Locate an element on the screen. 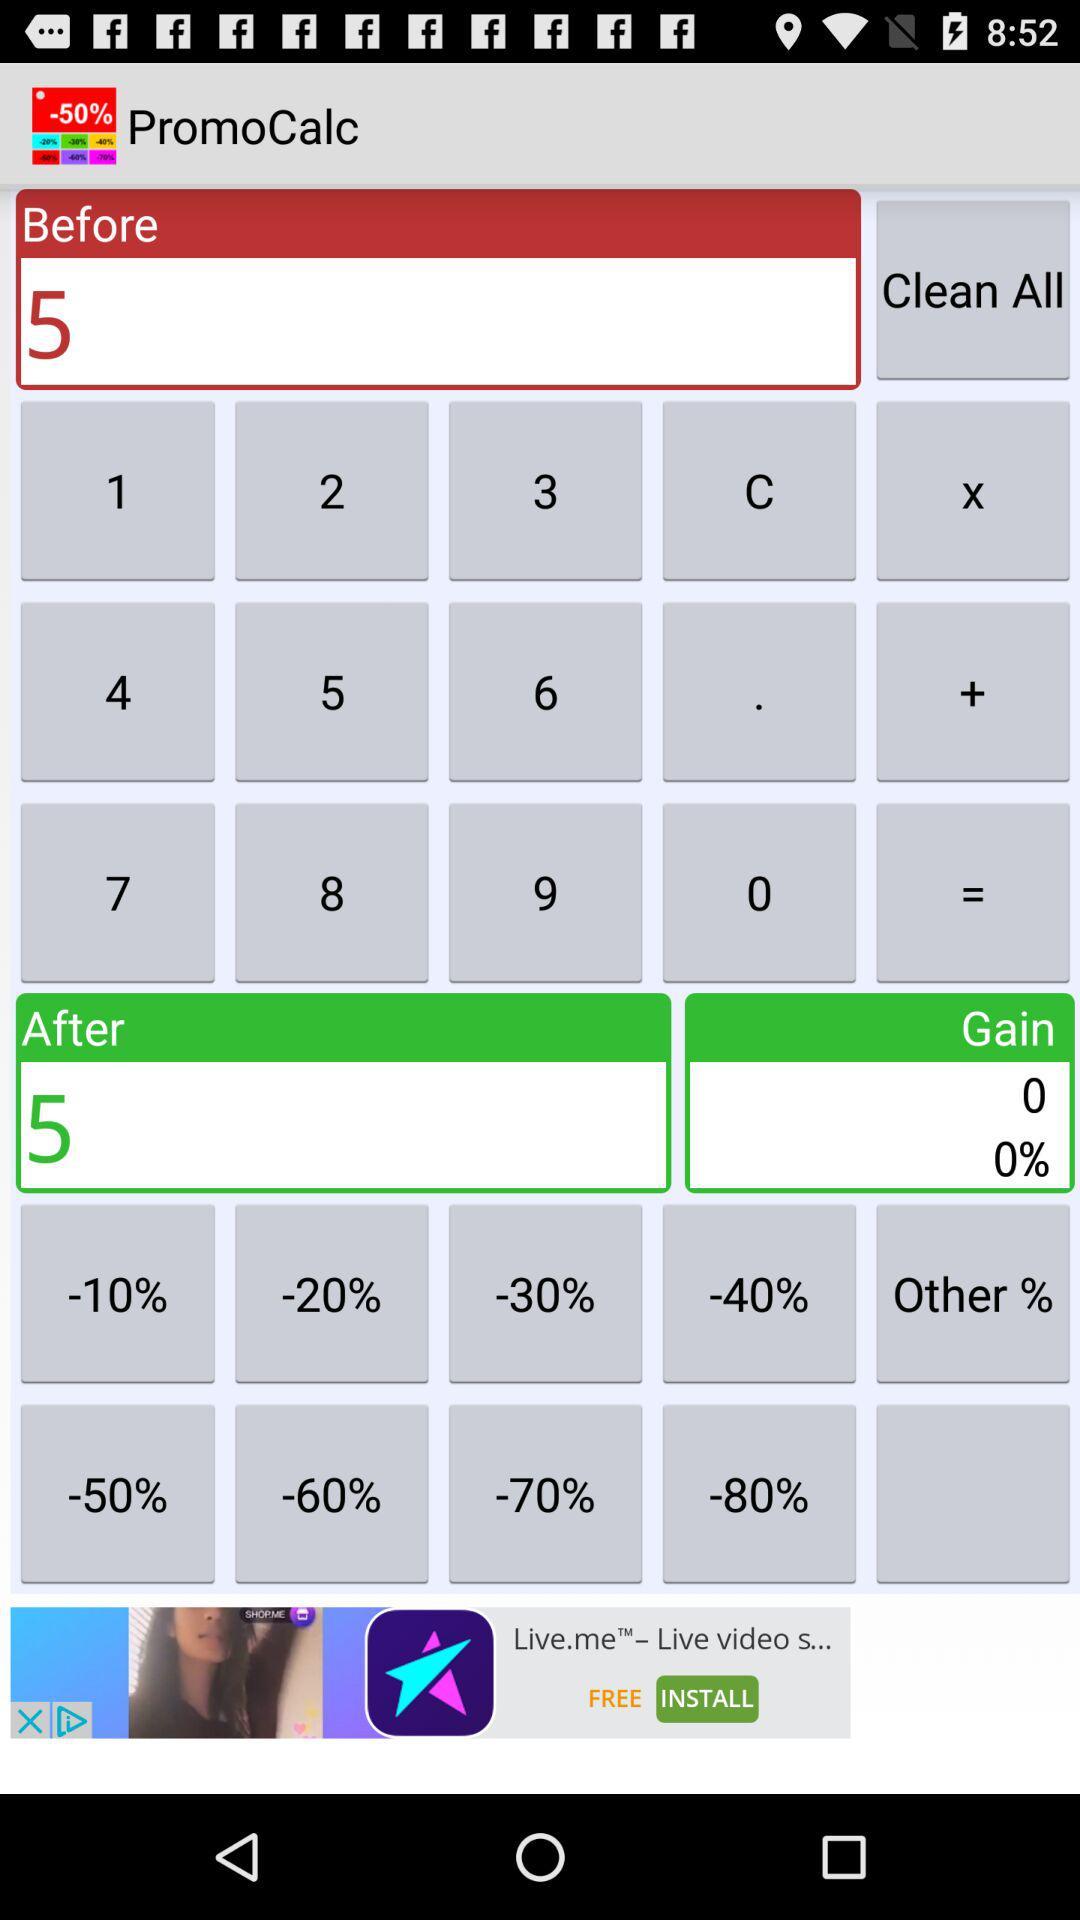 The height and width of the screenshot is (1920, 1080). open advert is located at coordinates (429, 1672).